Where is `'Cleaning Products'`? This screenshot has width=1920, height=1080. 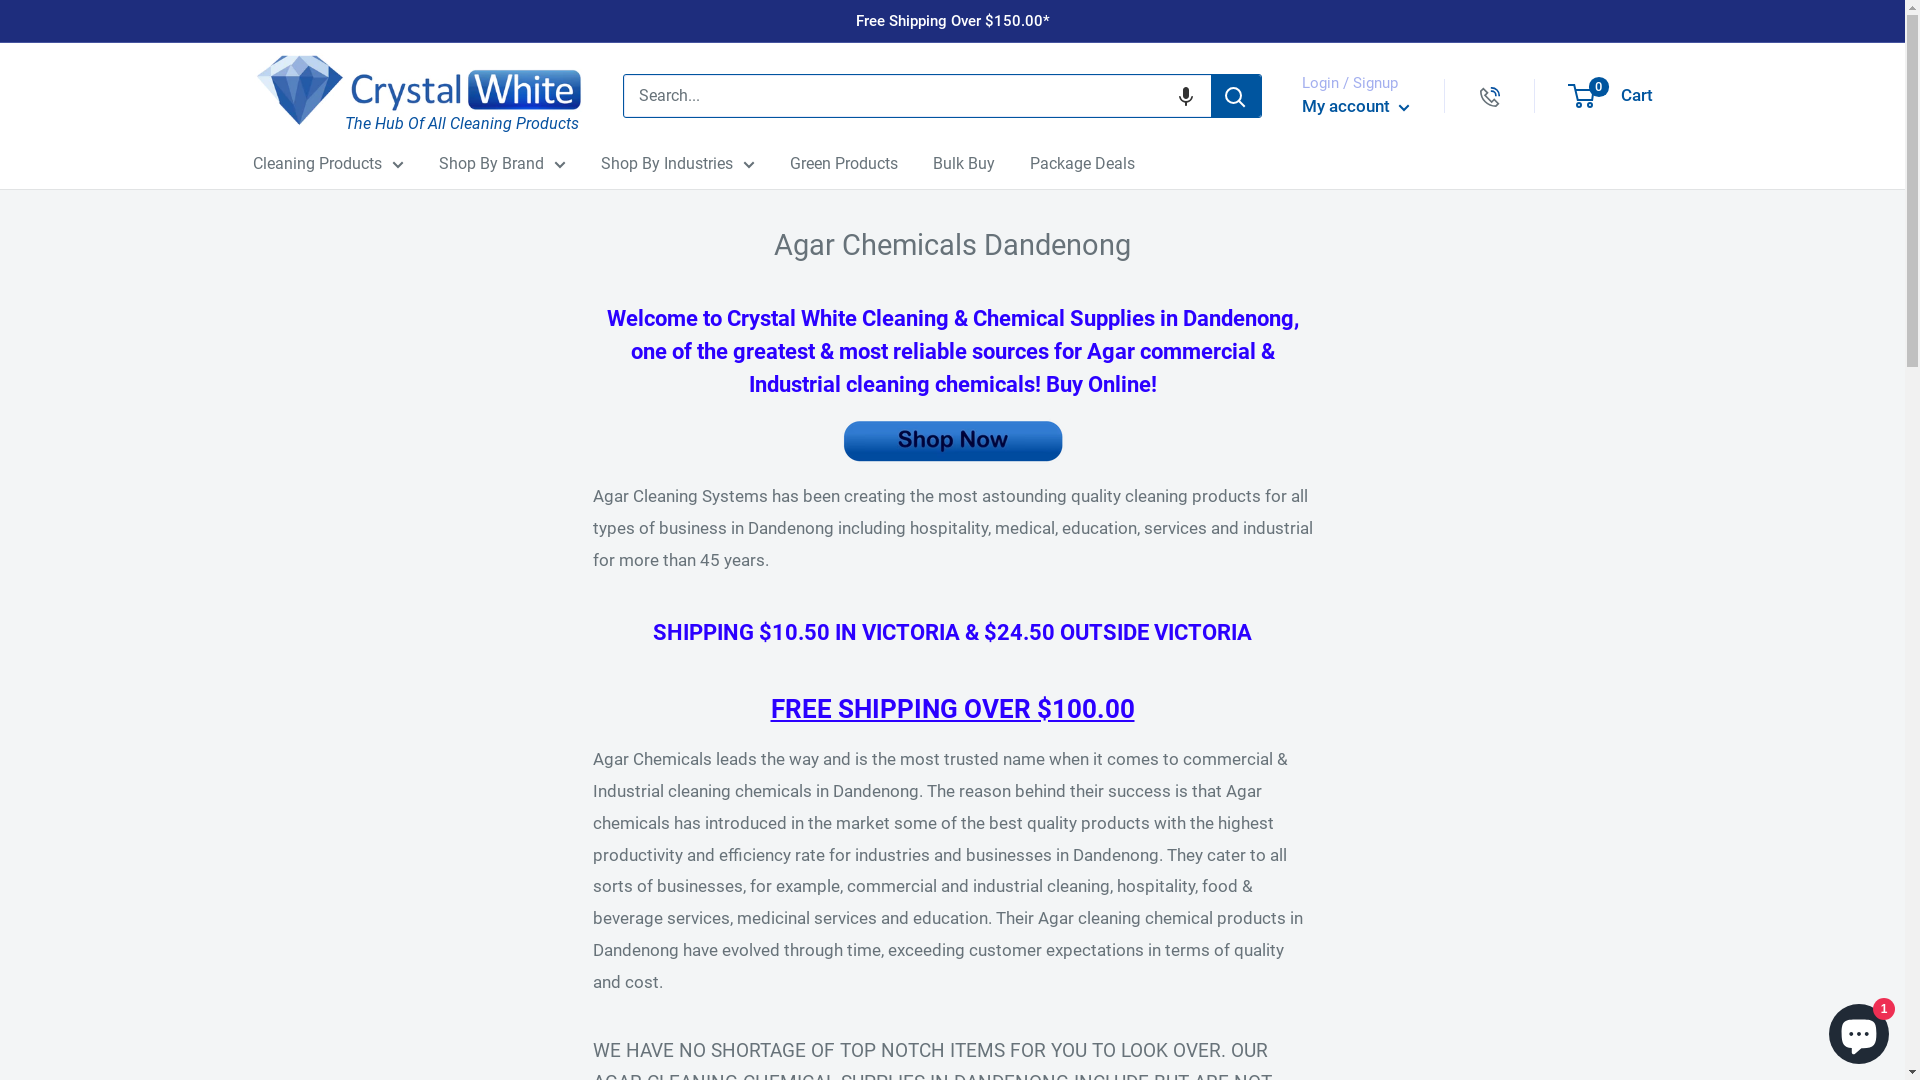 'Cleaning Products' is located at coordinates (327, 163).